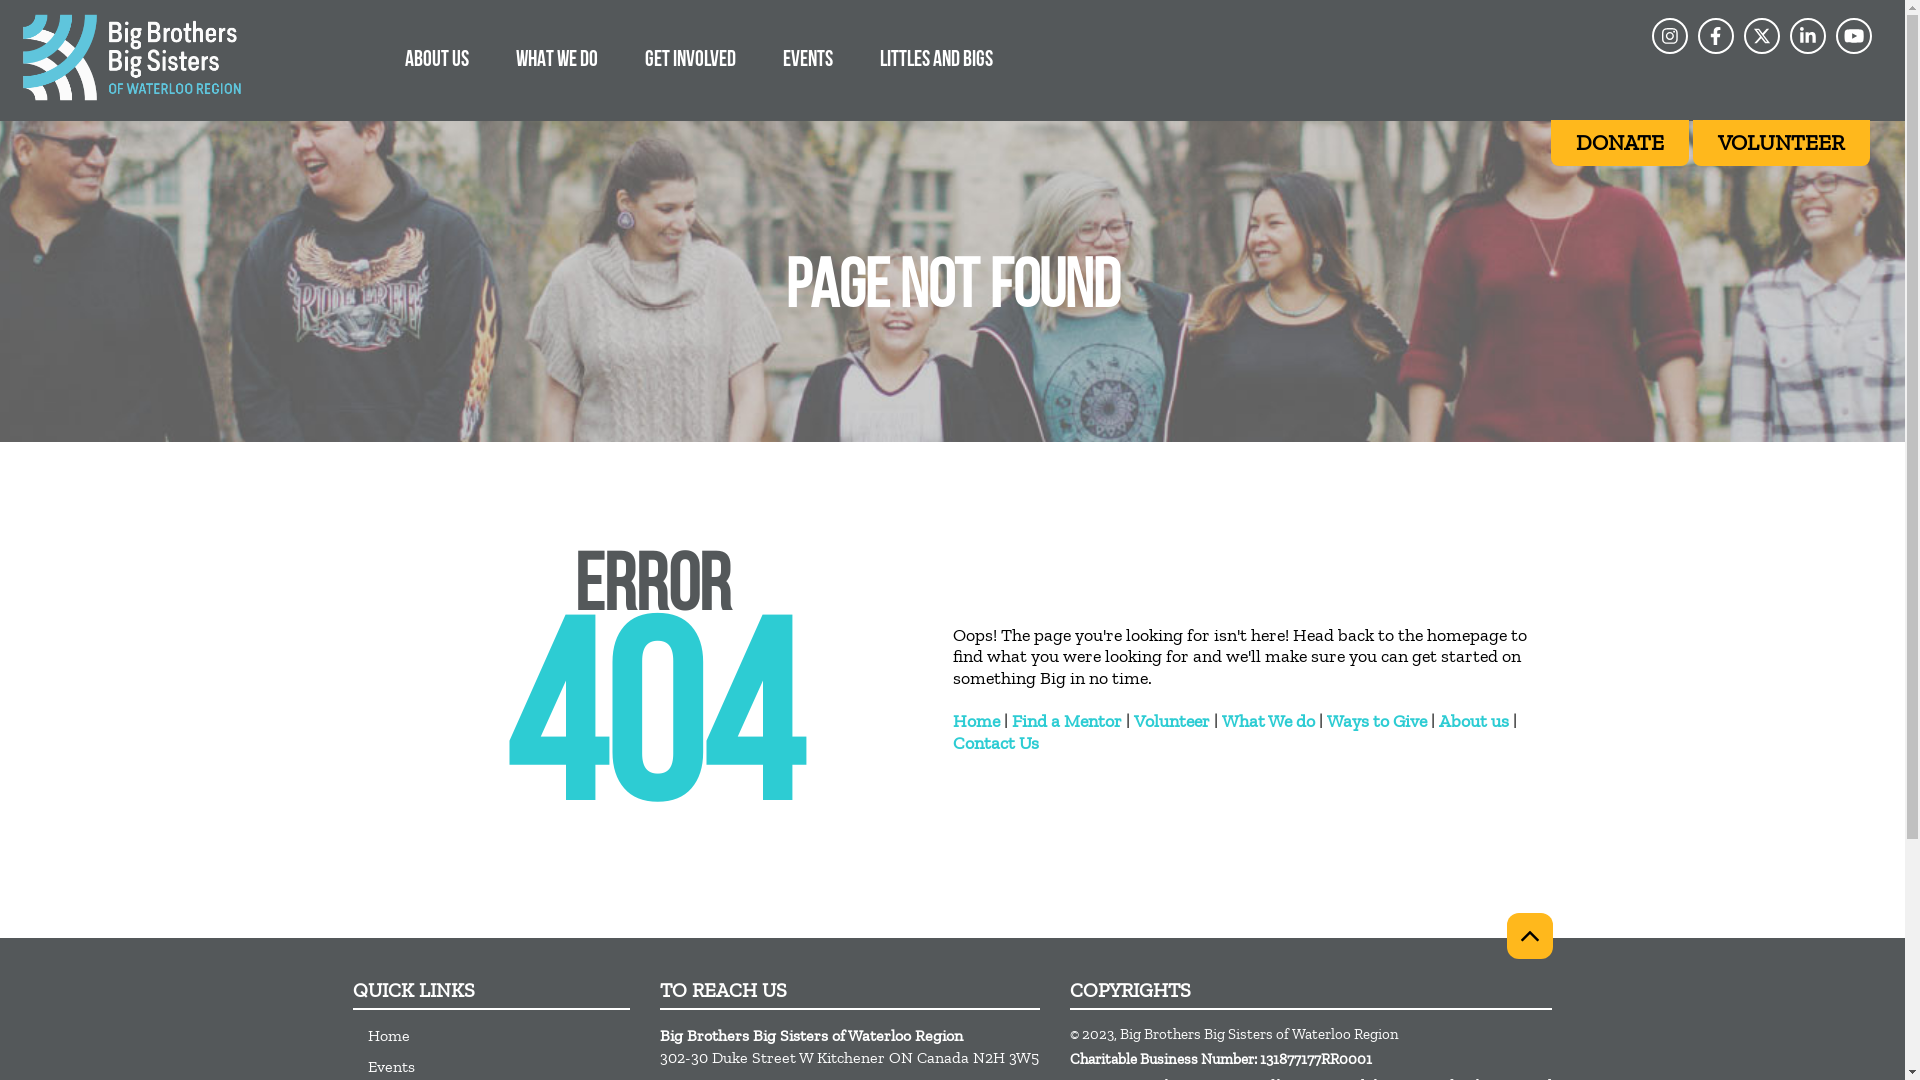  Describe the element at coordinates (994, 743) in the screenshot. I see `'Contact Us'` at that location.